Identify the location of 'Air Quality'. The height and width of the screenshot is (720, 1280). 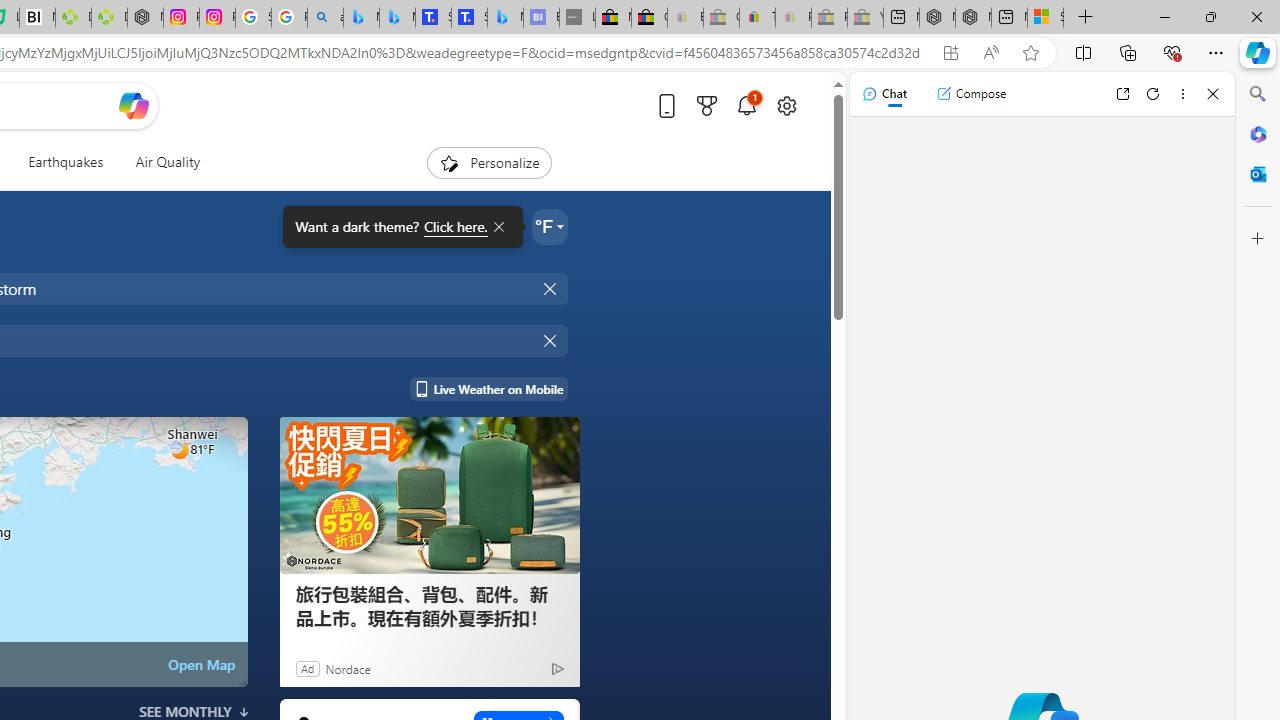
(160, 162).